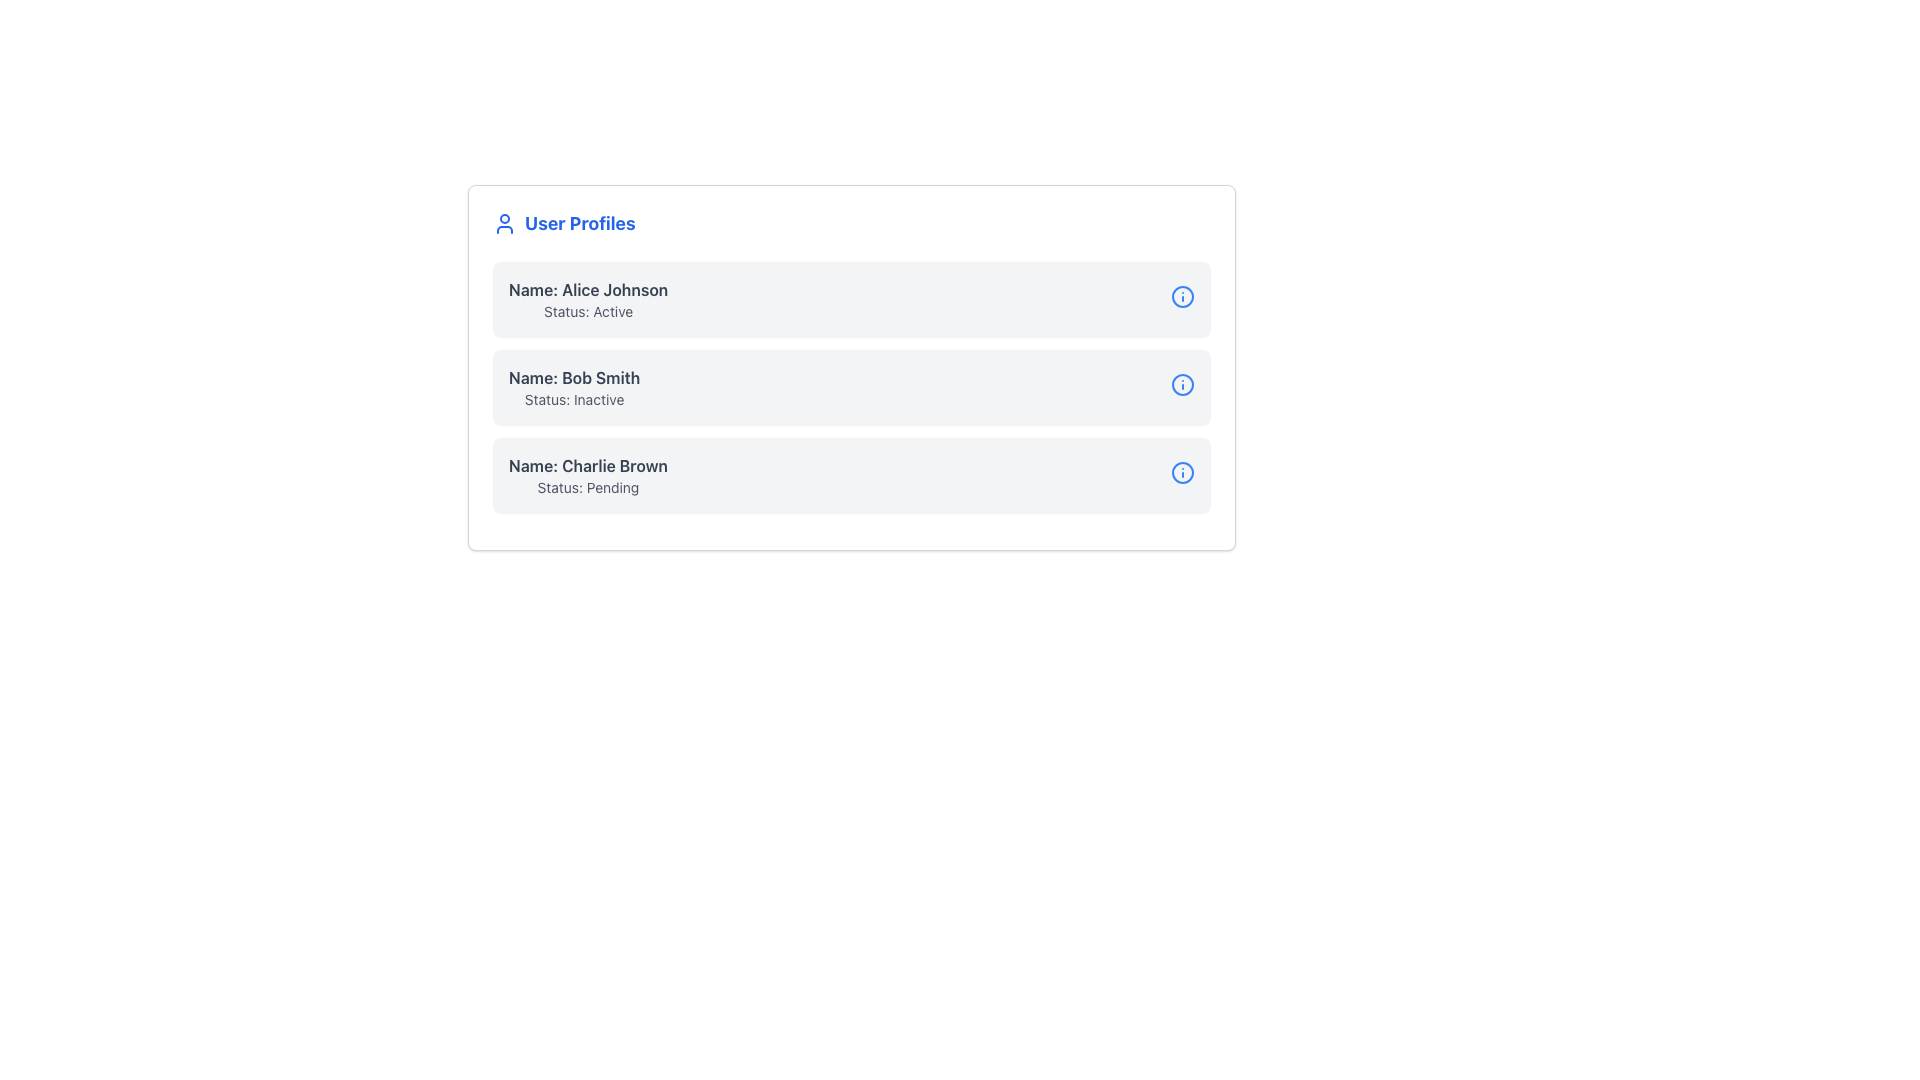  Describe the element at coordinates (573, 378) in the screenshot. I see `the user name label in the second user profile card, which is positioned above the 'Status: Inactive' text` at that location.